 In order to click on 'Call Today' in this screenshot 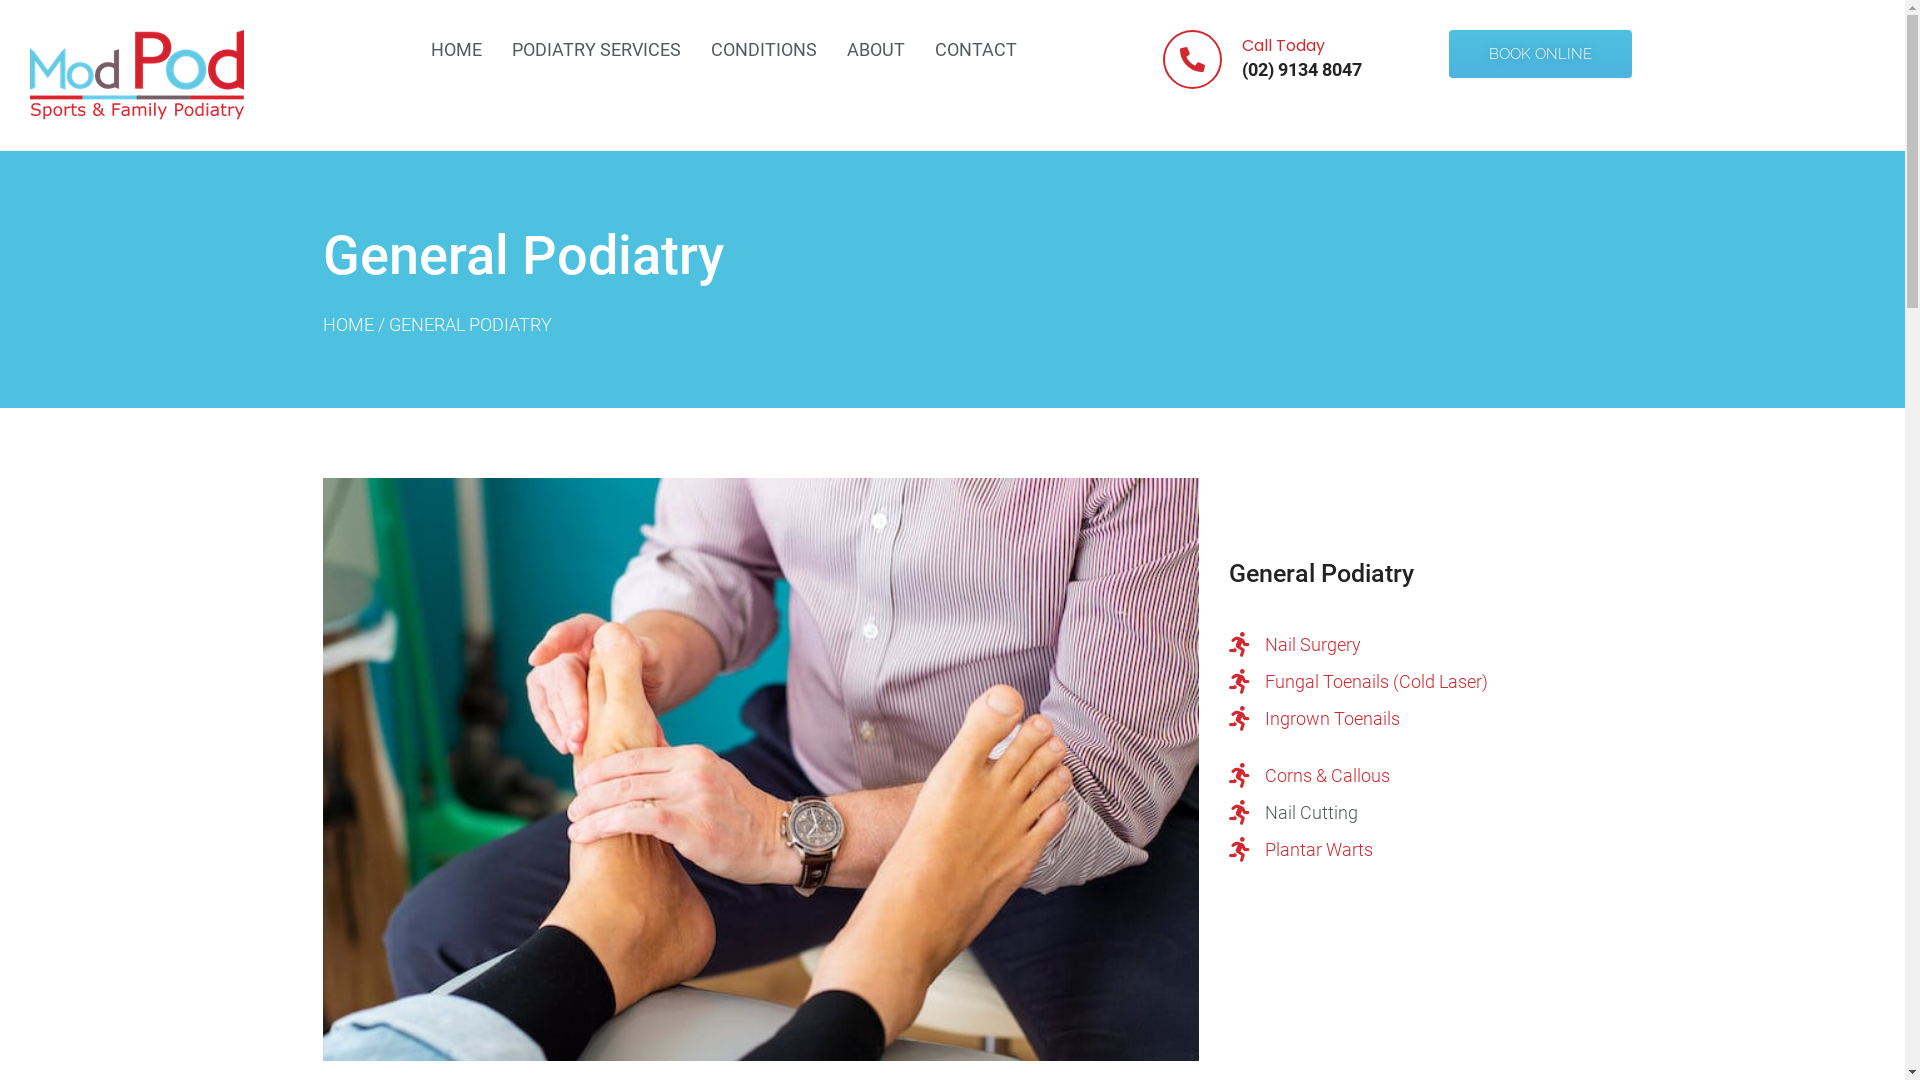, I will do `click(1283, 45)`.